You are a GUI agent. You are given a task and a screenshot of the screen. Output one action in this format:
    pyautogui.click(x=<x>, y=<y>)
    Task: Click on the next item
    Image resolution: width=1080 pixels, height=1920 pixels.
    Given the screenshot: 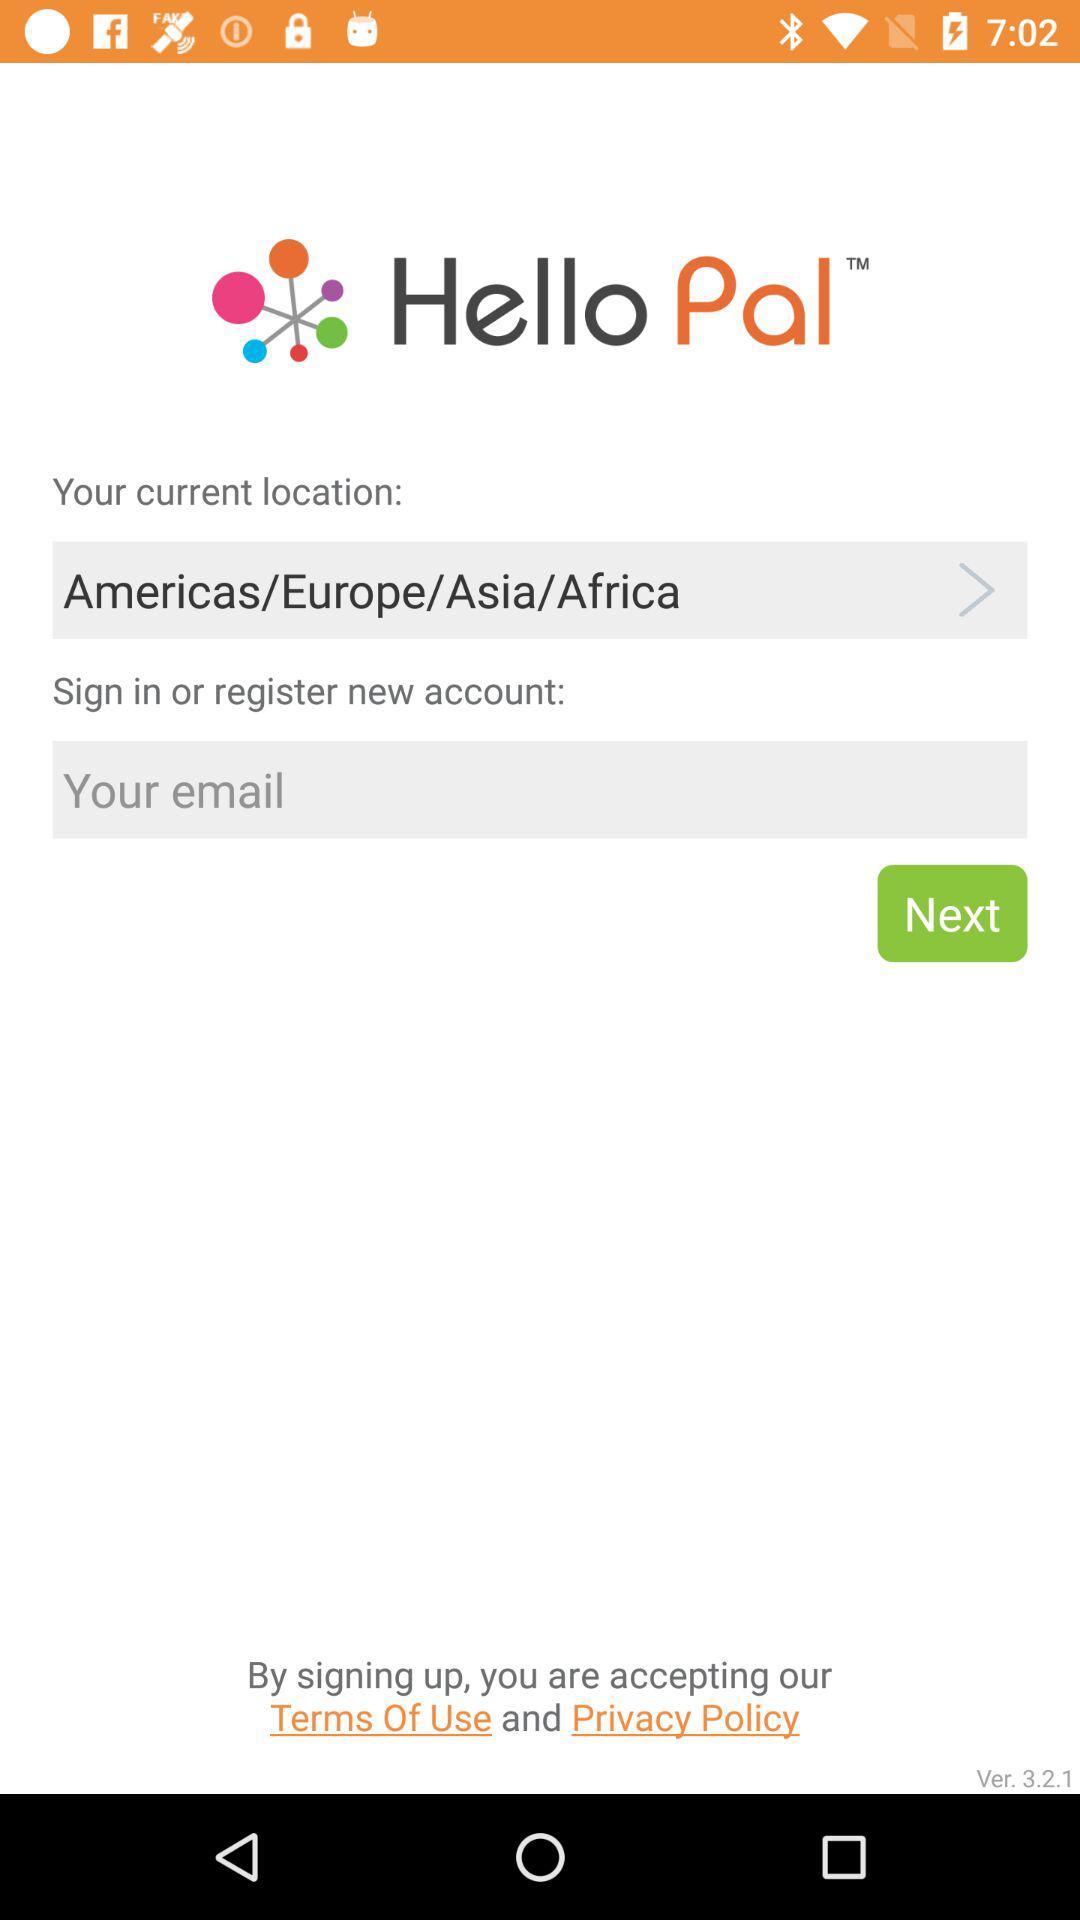 What is the action you would take?
    pyautogui.click(x=951, y=912)
    